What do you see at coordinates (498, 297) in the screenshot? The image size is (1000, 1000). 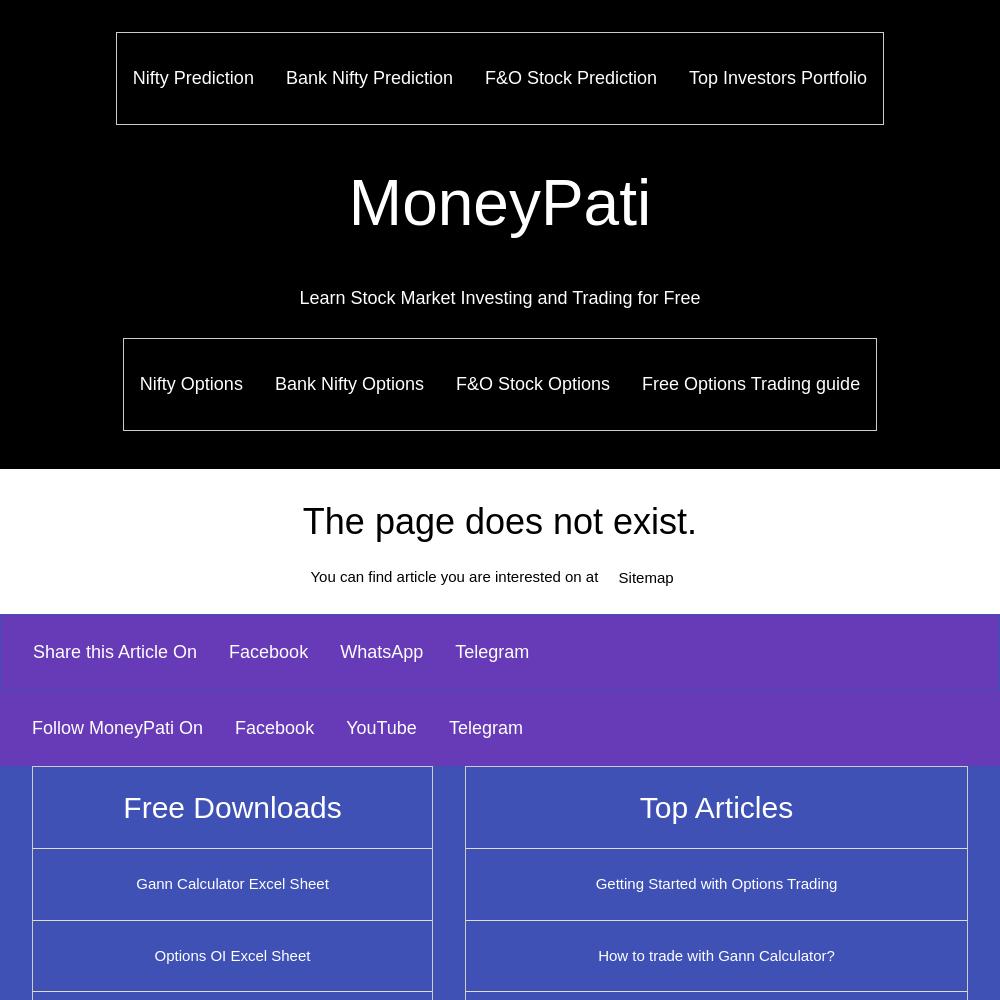 I see `'Learn Stock Market Investing and Trading for Free'` at bounding box center [498, 297].